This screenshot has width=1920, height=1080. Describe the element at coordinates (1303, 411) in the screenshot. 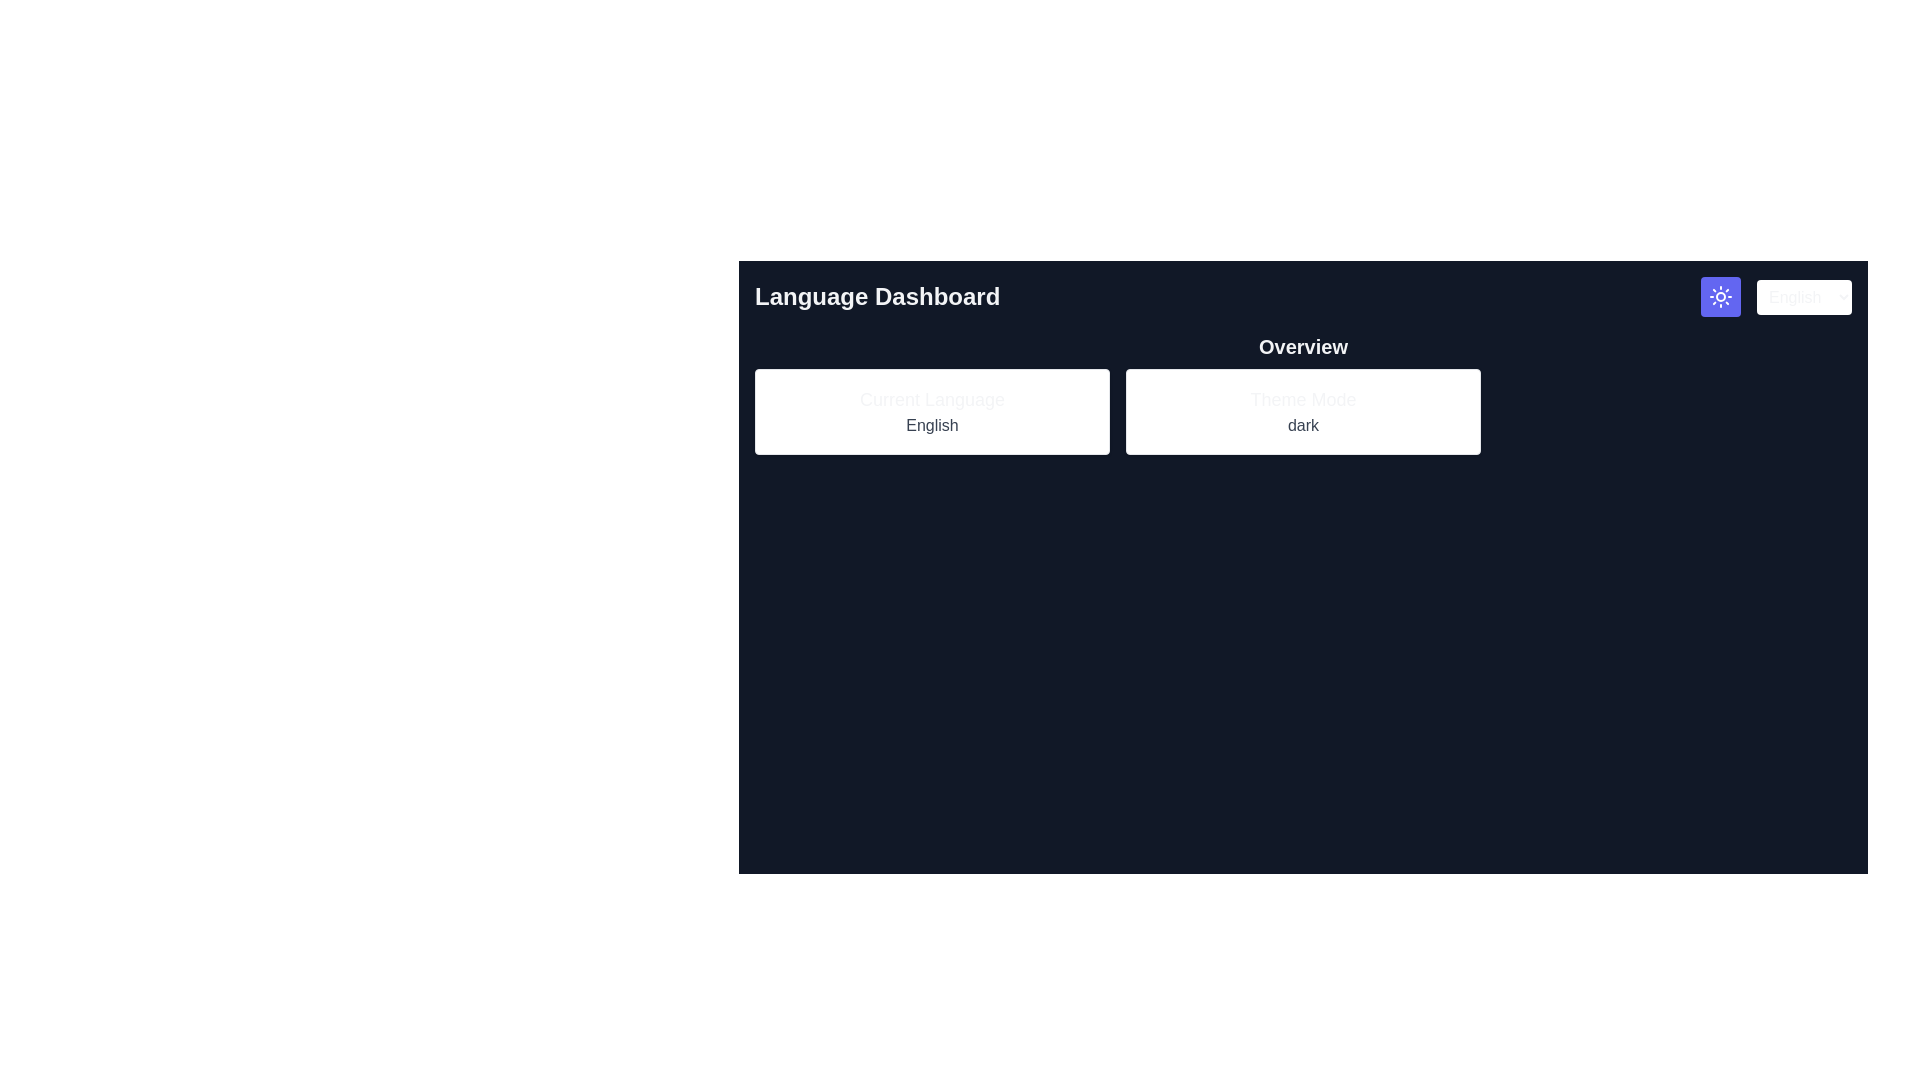

I see `the second informational card titled 'Theme Mode' which displays the text 'dark' in a grid layout of similar cards` at that location.